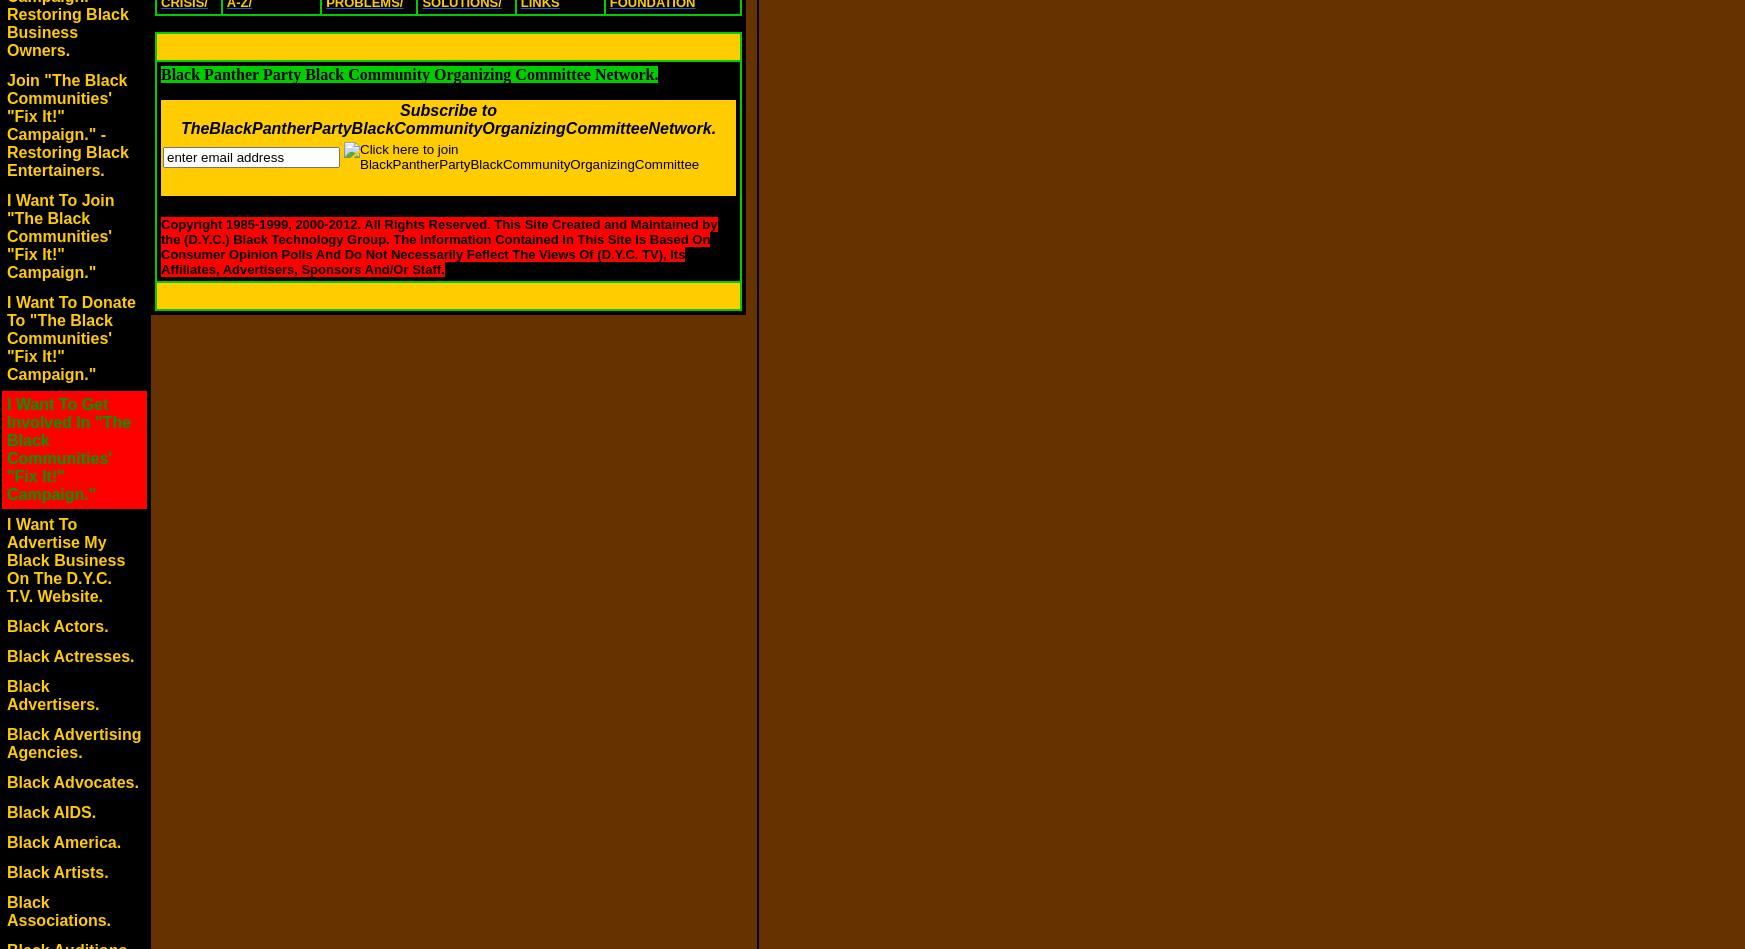  Describe the element at coordinates (56, 625) in the screenshot. I see `'Black Actors.'` at that location.